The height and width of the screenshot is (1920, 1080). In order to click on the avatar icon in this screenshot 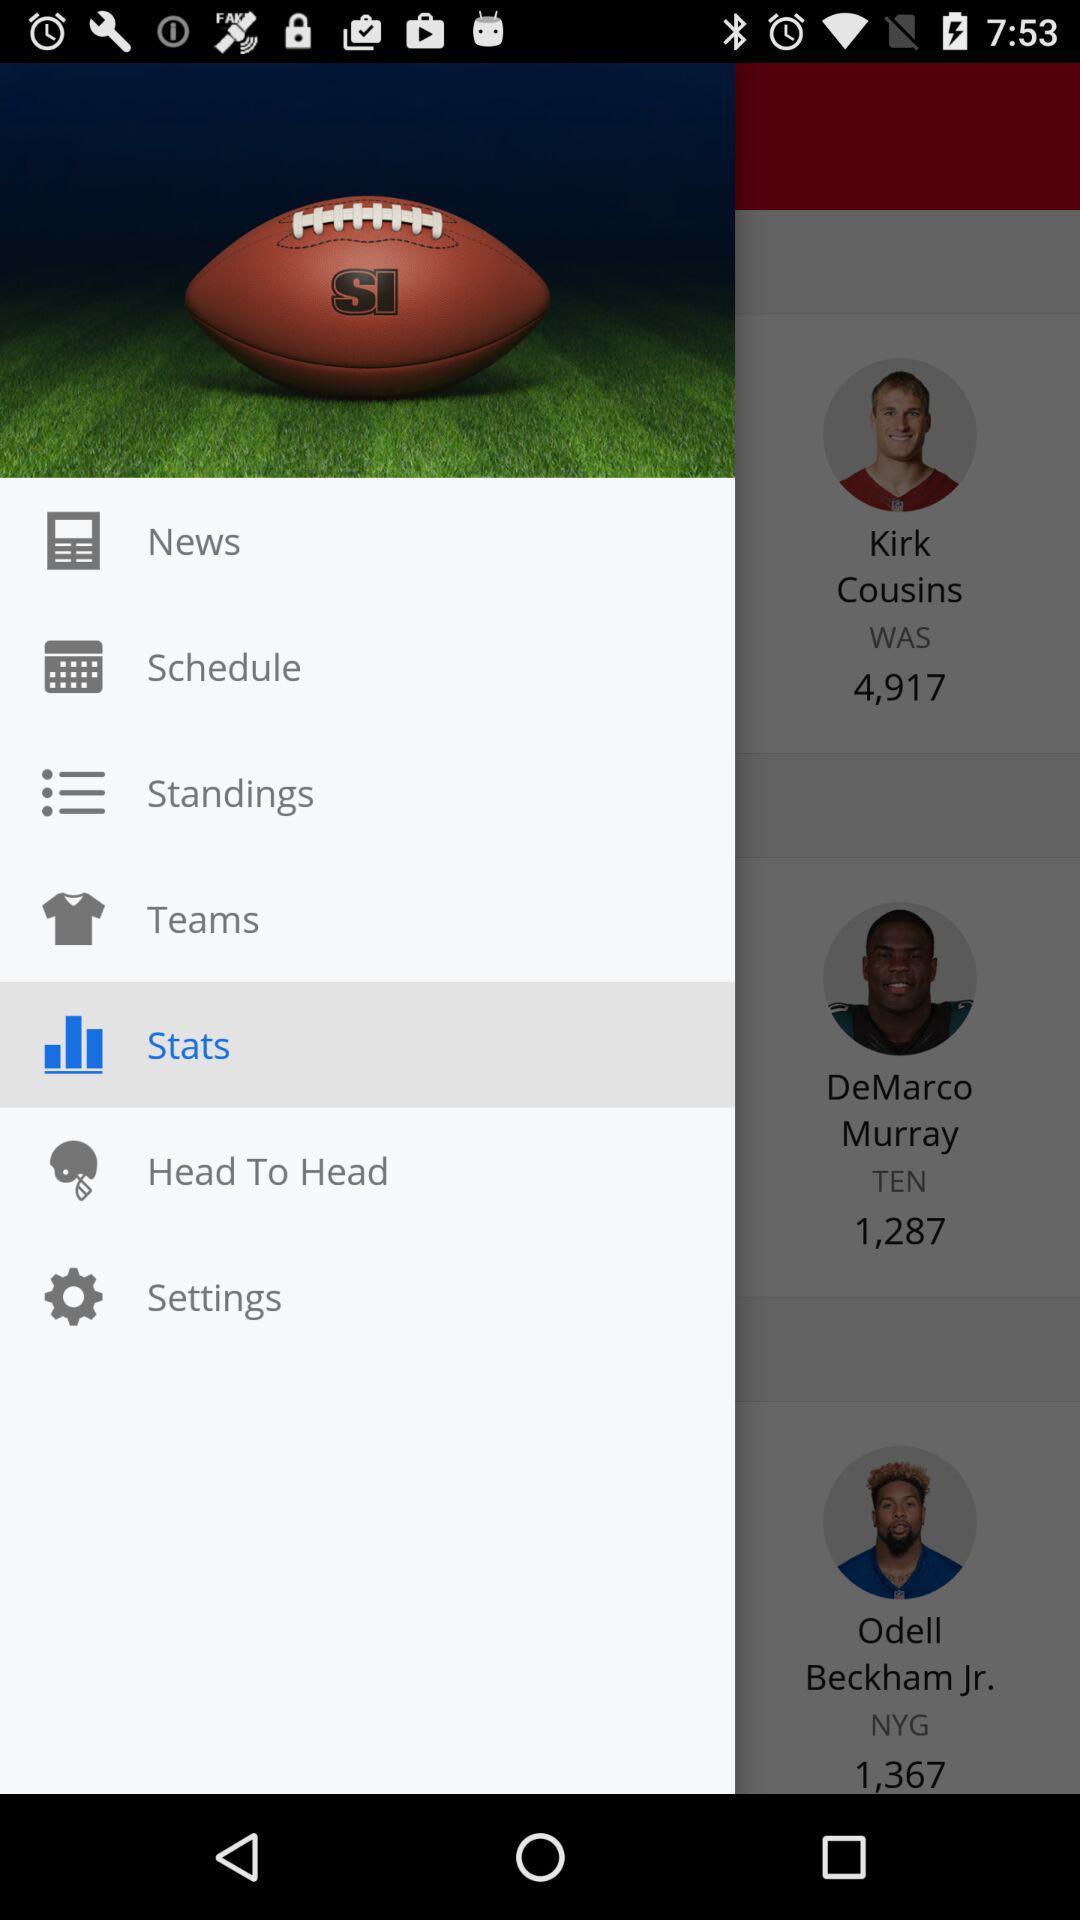, I will do `click(898, 464)`.